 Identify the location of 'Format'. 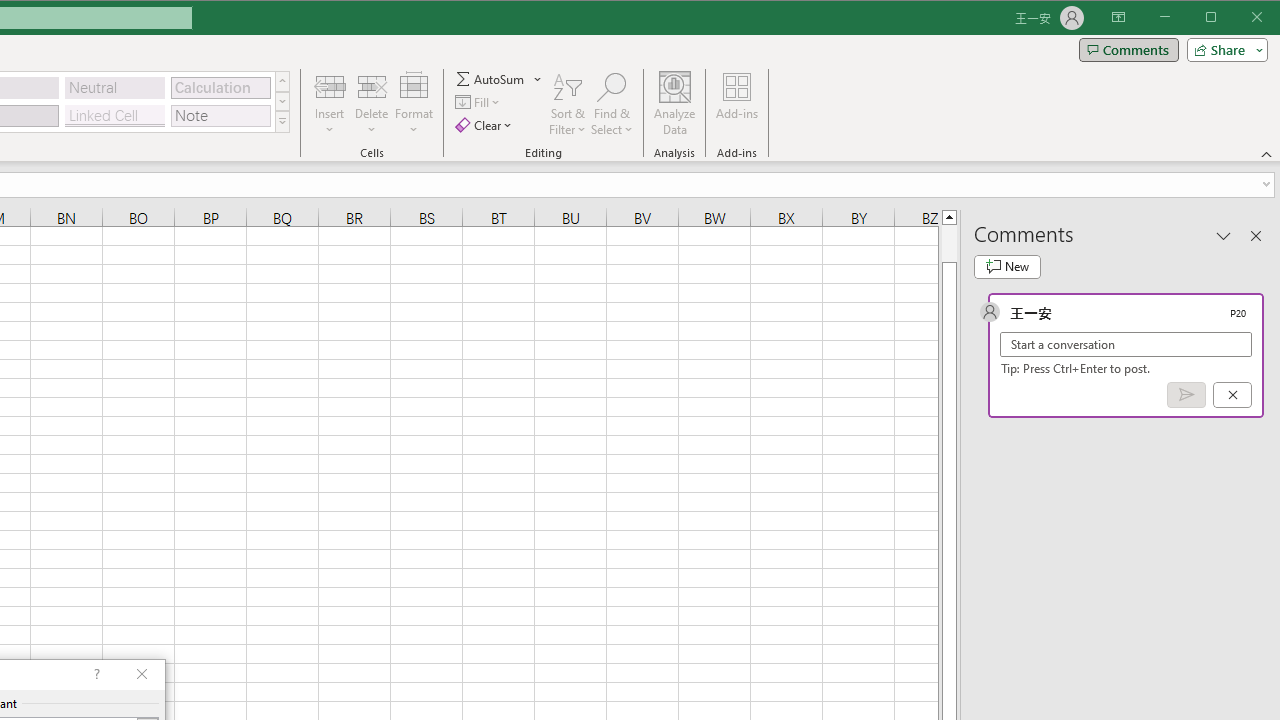
(413, 104).